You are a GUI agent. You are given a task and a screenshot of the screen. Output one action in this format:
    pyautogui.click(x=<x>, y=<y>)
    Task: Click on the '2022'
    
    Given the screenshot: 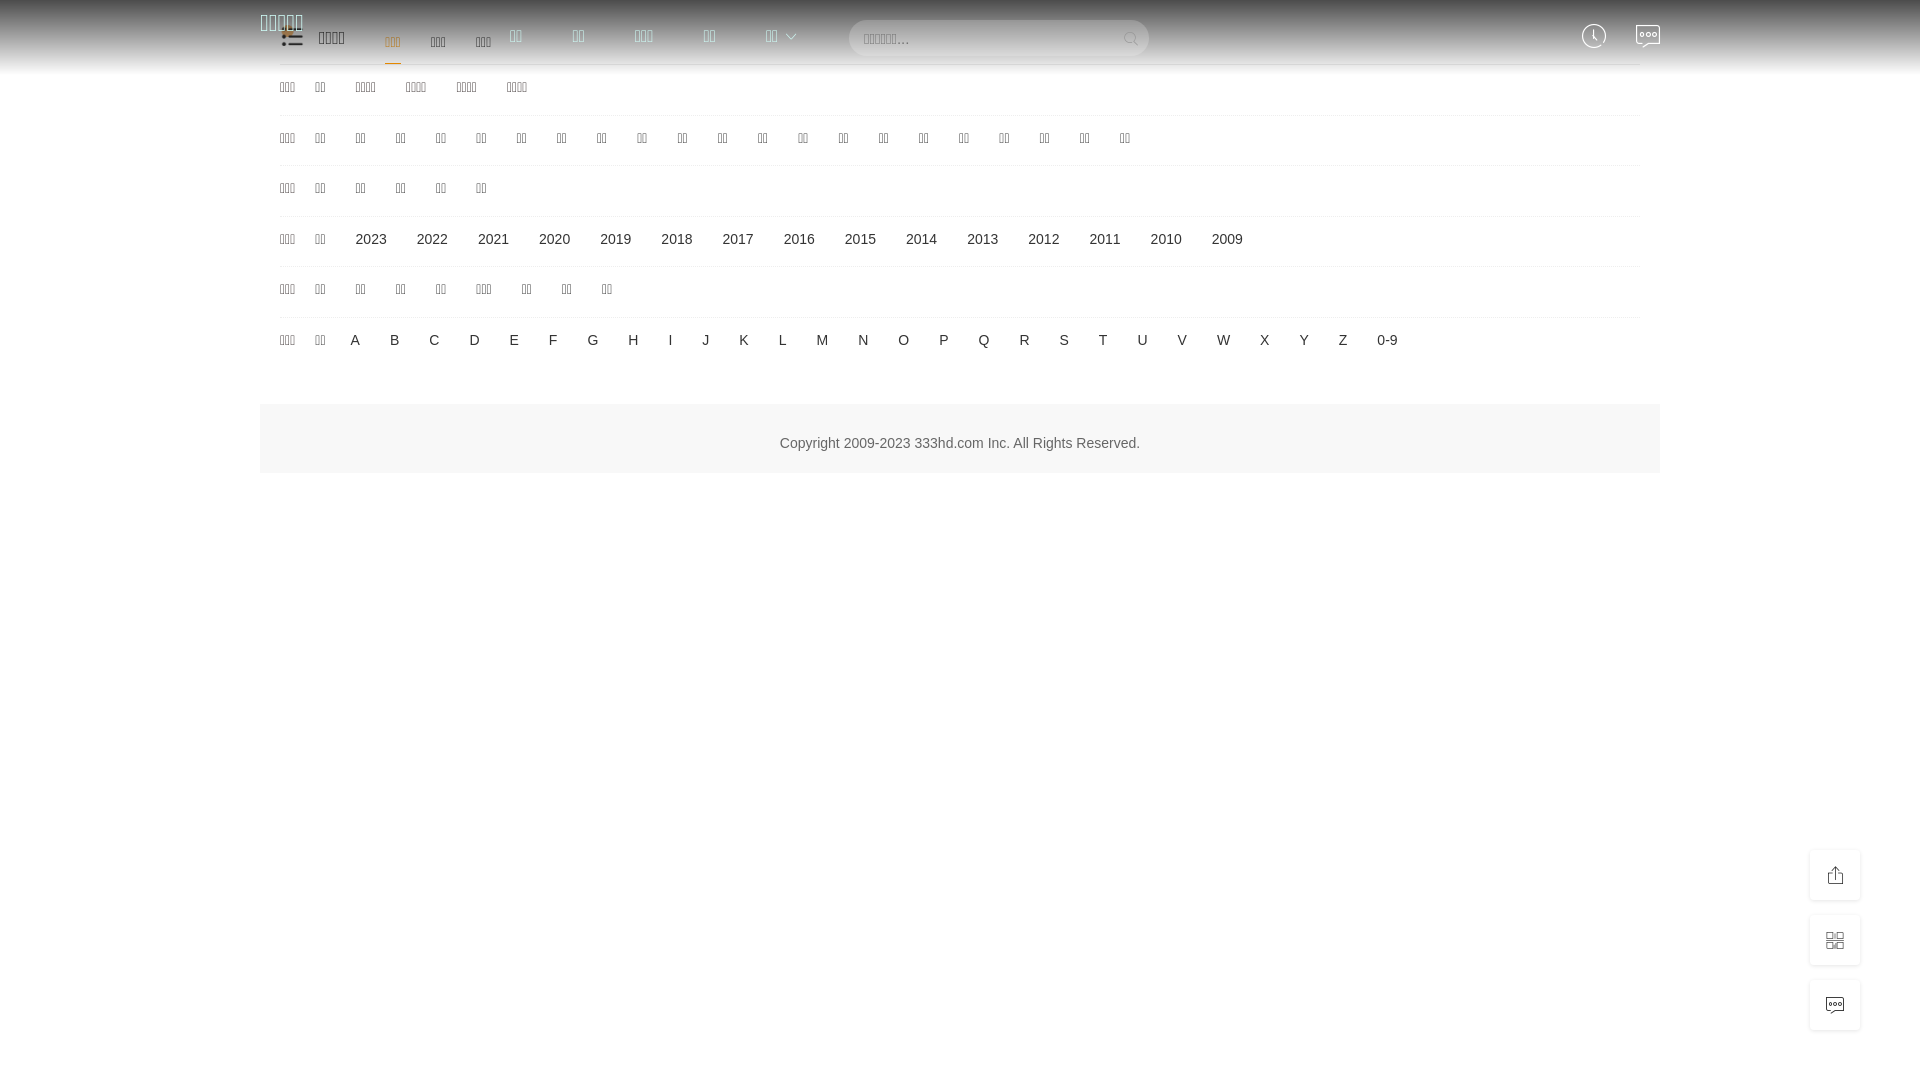 What is the action you would take?
    pyautogui.click(x=431, y=238)
    